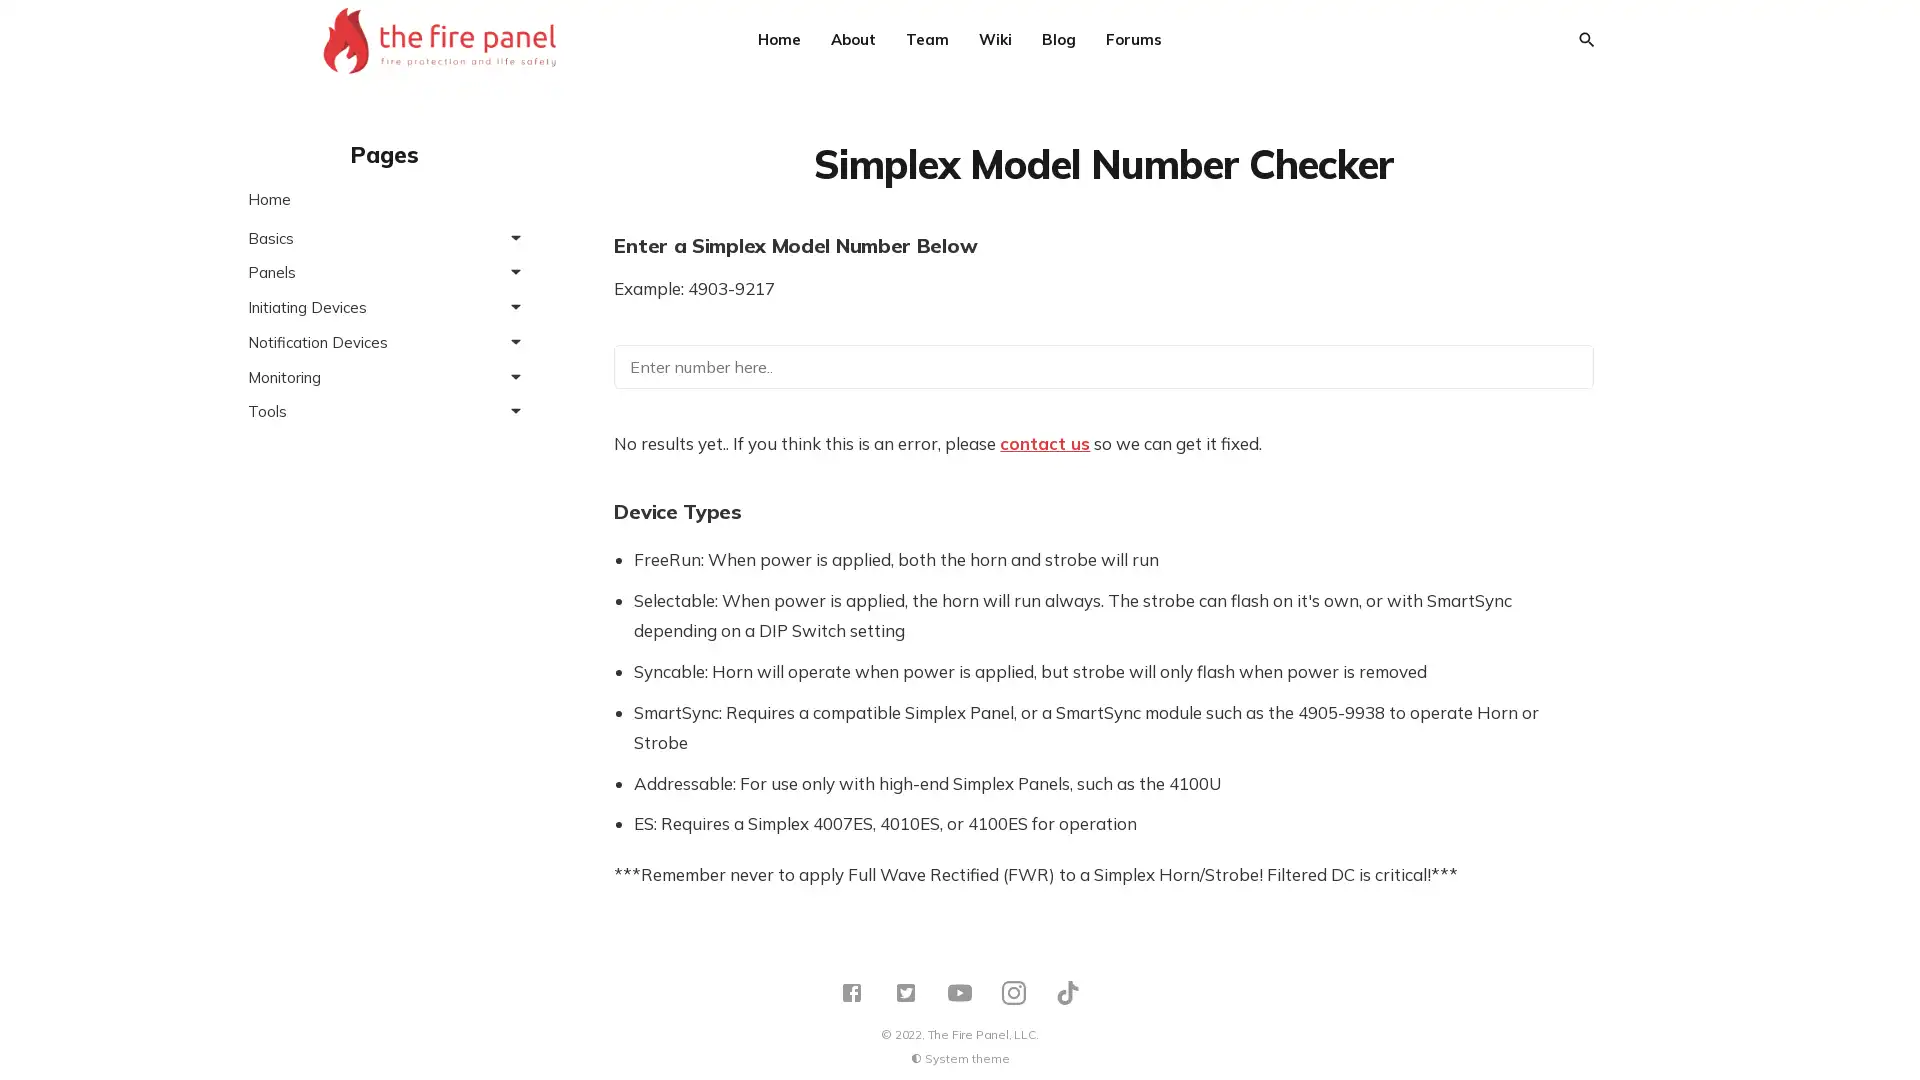 The width and height of the screenshot is (1920, 1080). Describe the element at coordinates (1584, 39) in the screenshot. I see `Search` at that location.